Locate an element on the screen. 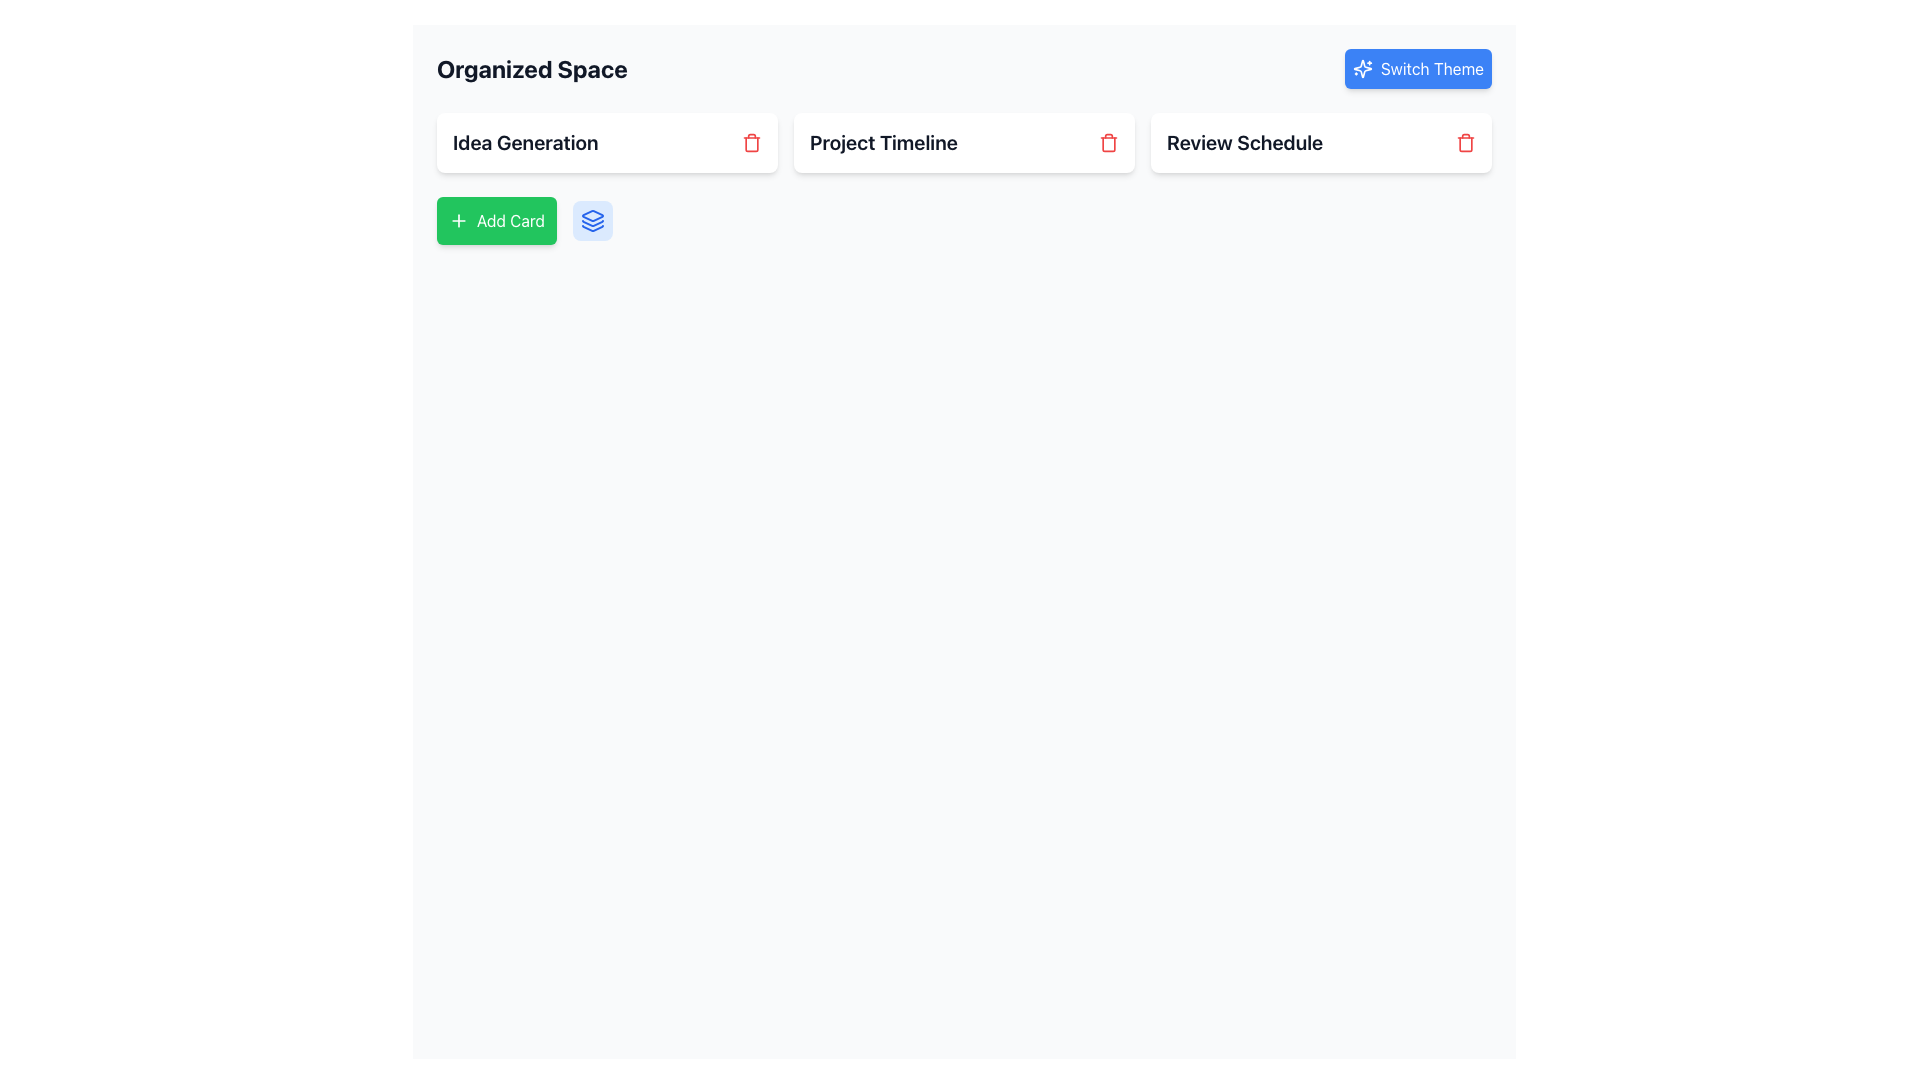 Image resolution: width=1920 pixels, height=1080 pixels. the middle layer of the SVG icon that is styled in blue, located next to the green 'Add Card' button for interaction is located at coordinates (591, 223).